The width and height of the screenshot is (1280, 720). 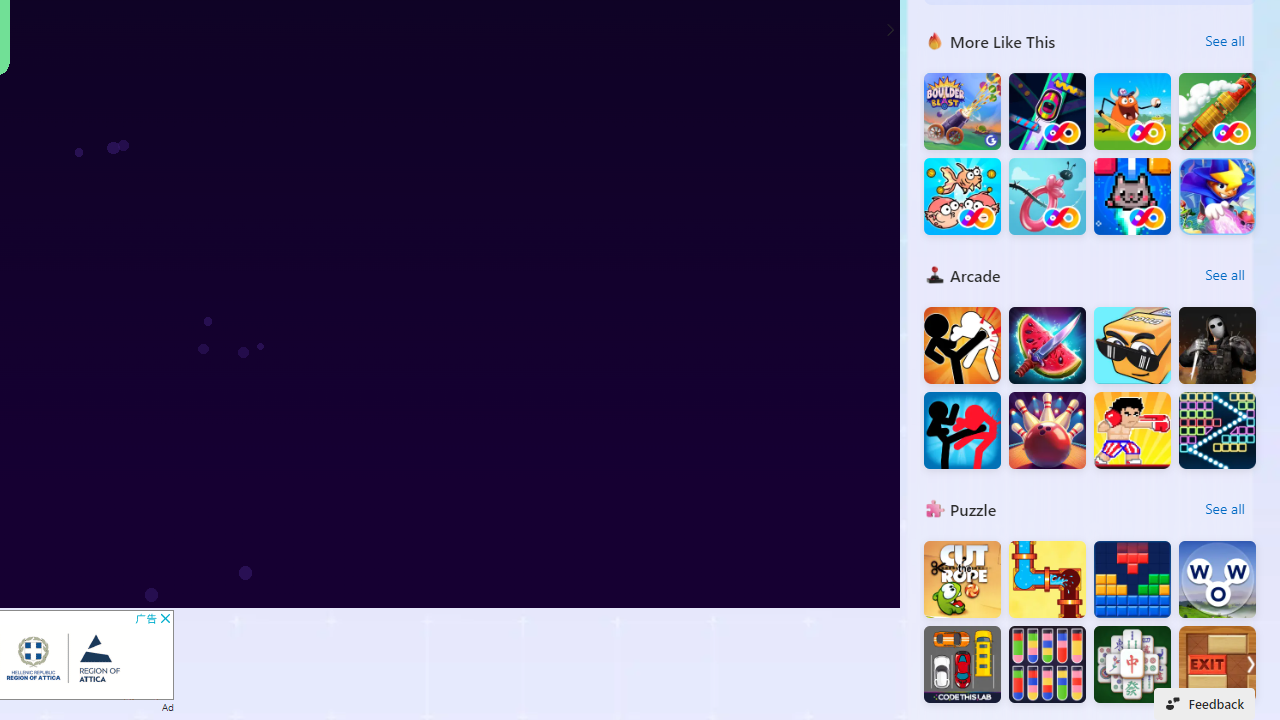 What do you see at coordinates (962, 111) in the screenshot?
I see `'Boulder Blast'` at bounding box center [962, 111].